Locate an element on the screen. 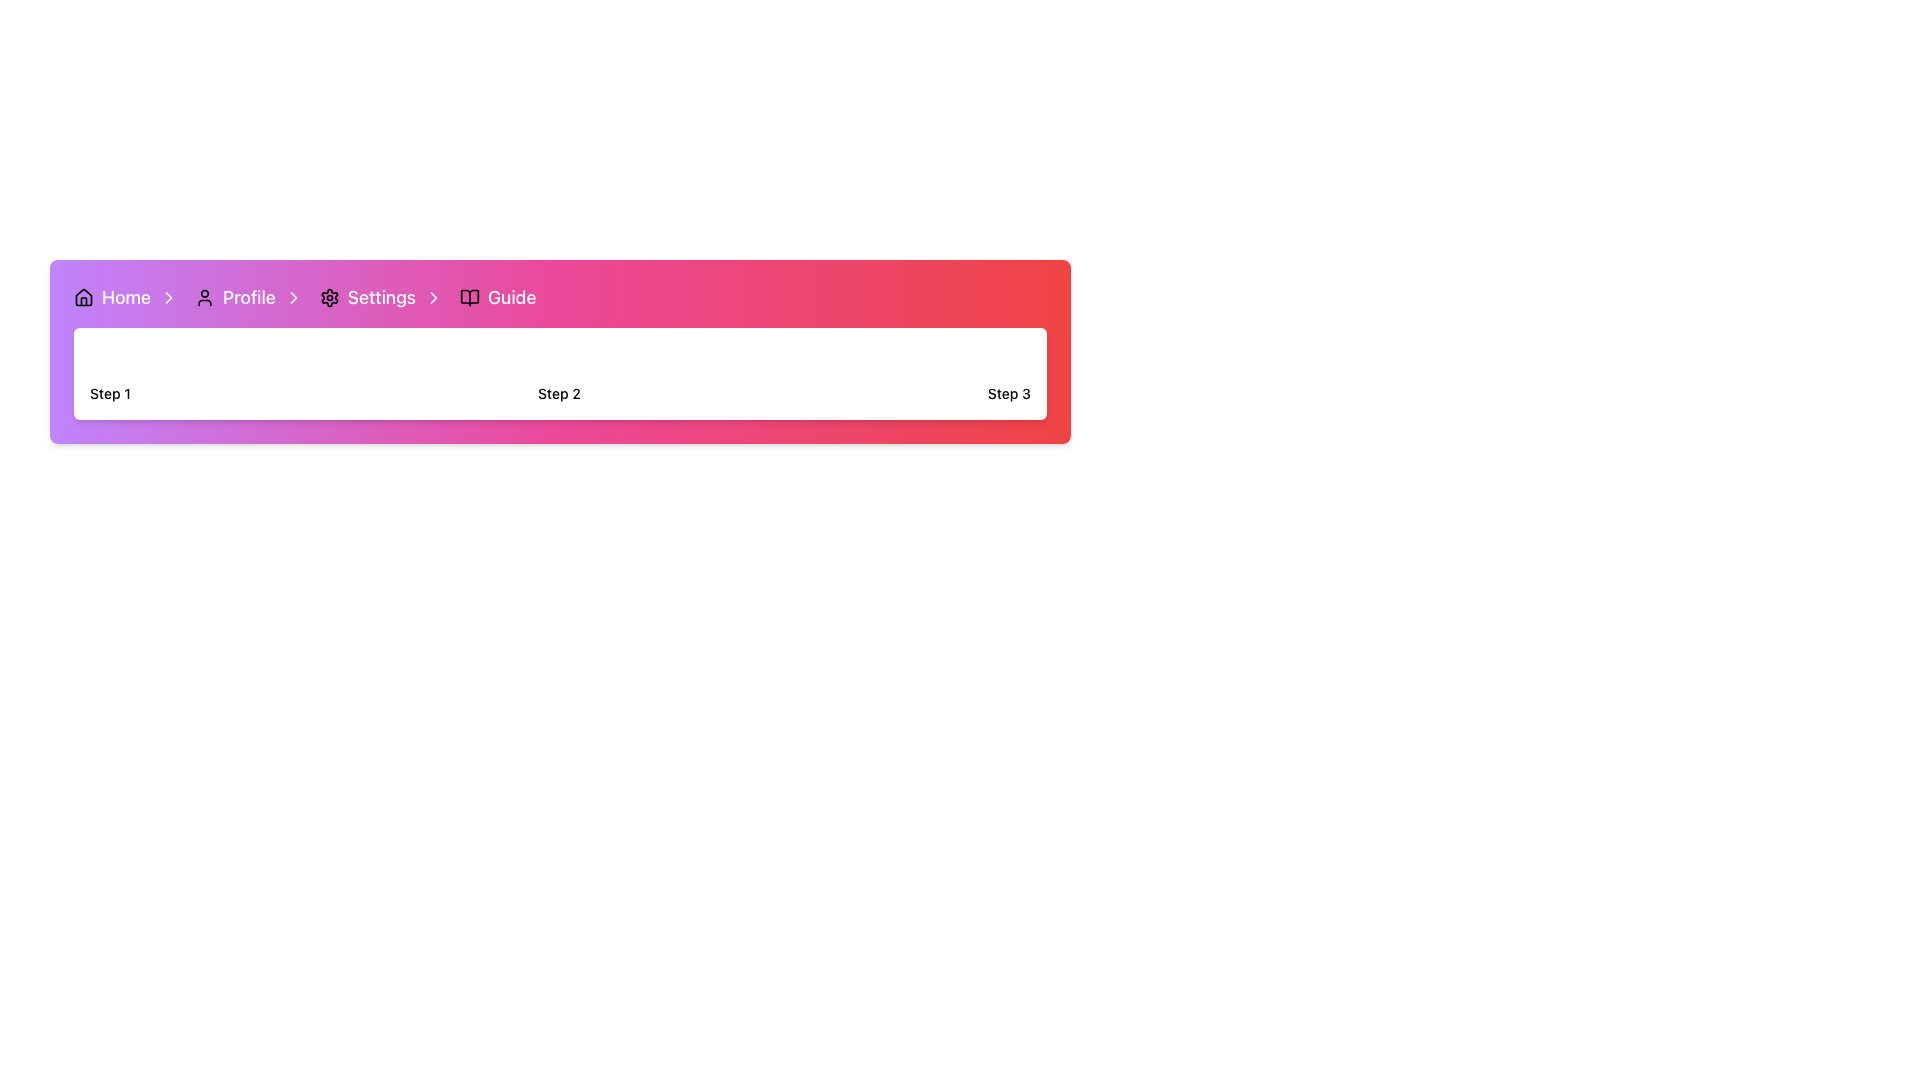 This screenshot has height=1080, width=1920. the 'Settings' navigation item, which is the third item from the left in the navigation bar is located at coordinates (381, 297).